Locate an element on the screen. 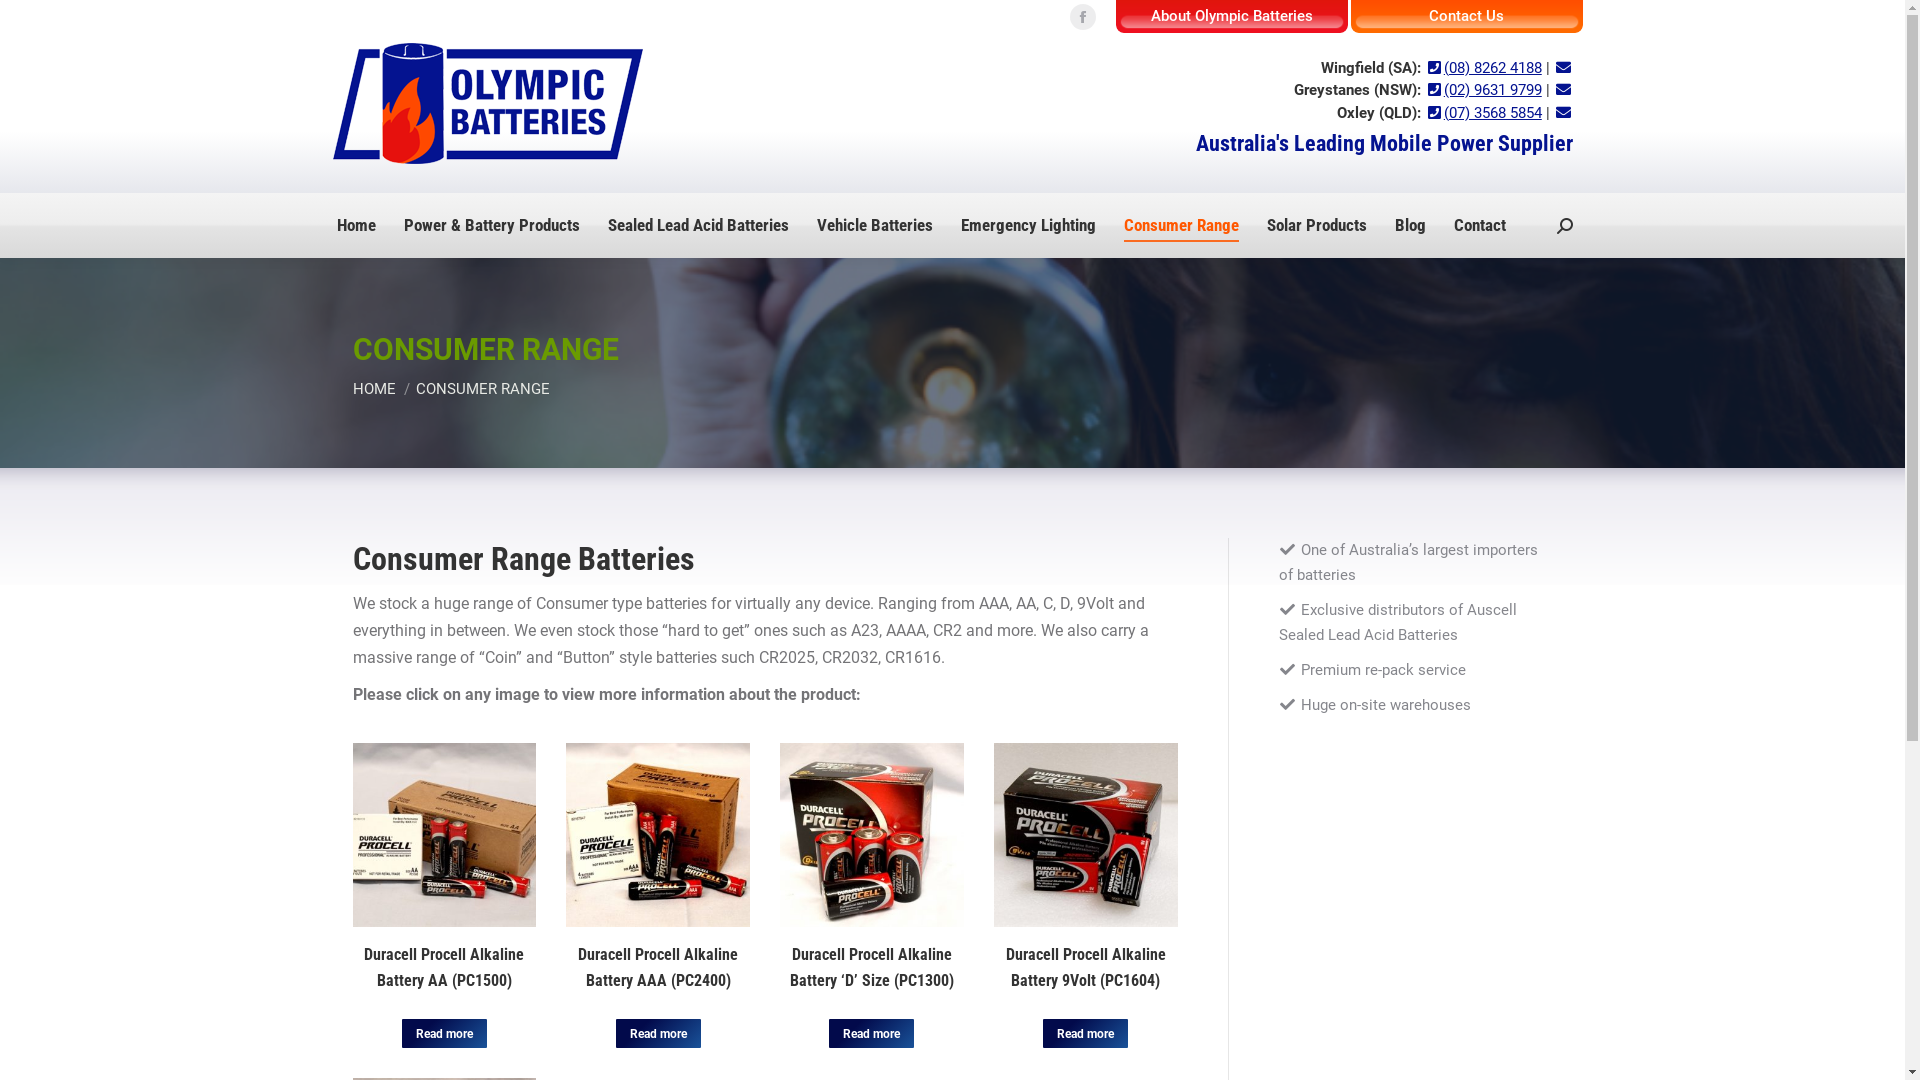 This screenshot has height=1080, width=1920. '(08) 8262 4188' is located at coordinates (1483, 67).